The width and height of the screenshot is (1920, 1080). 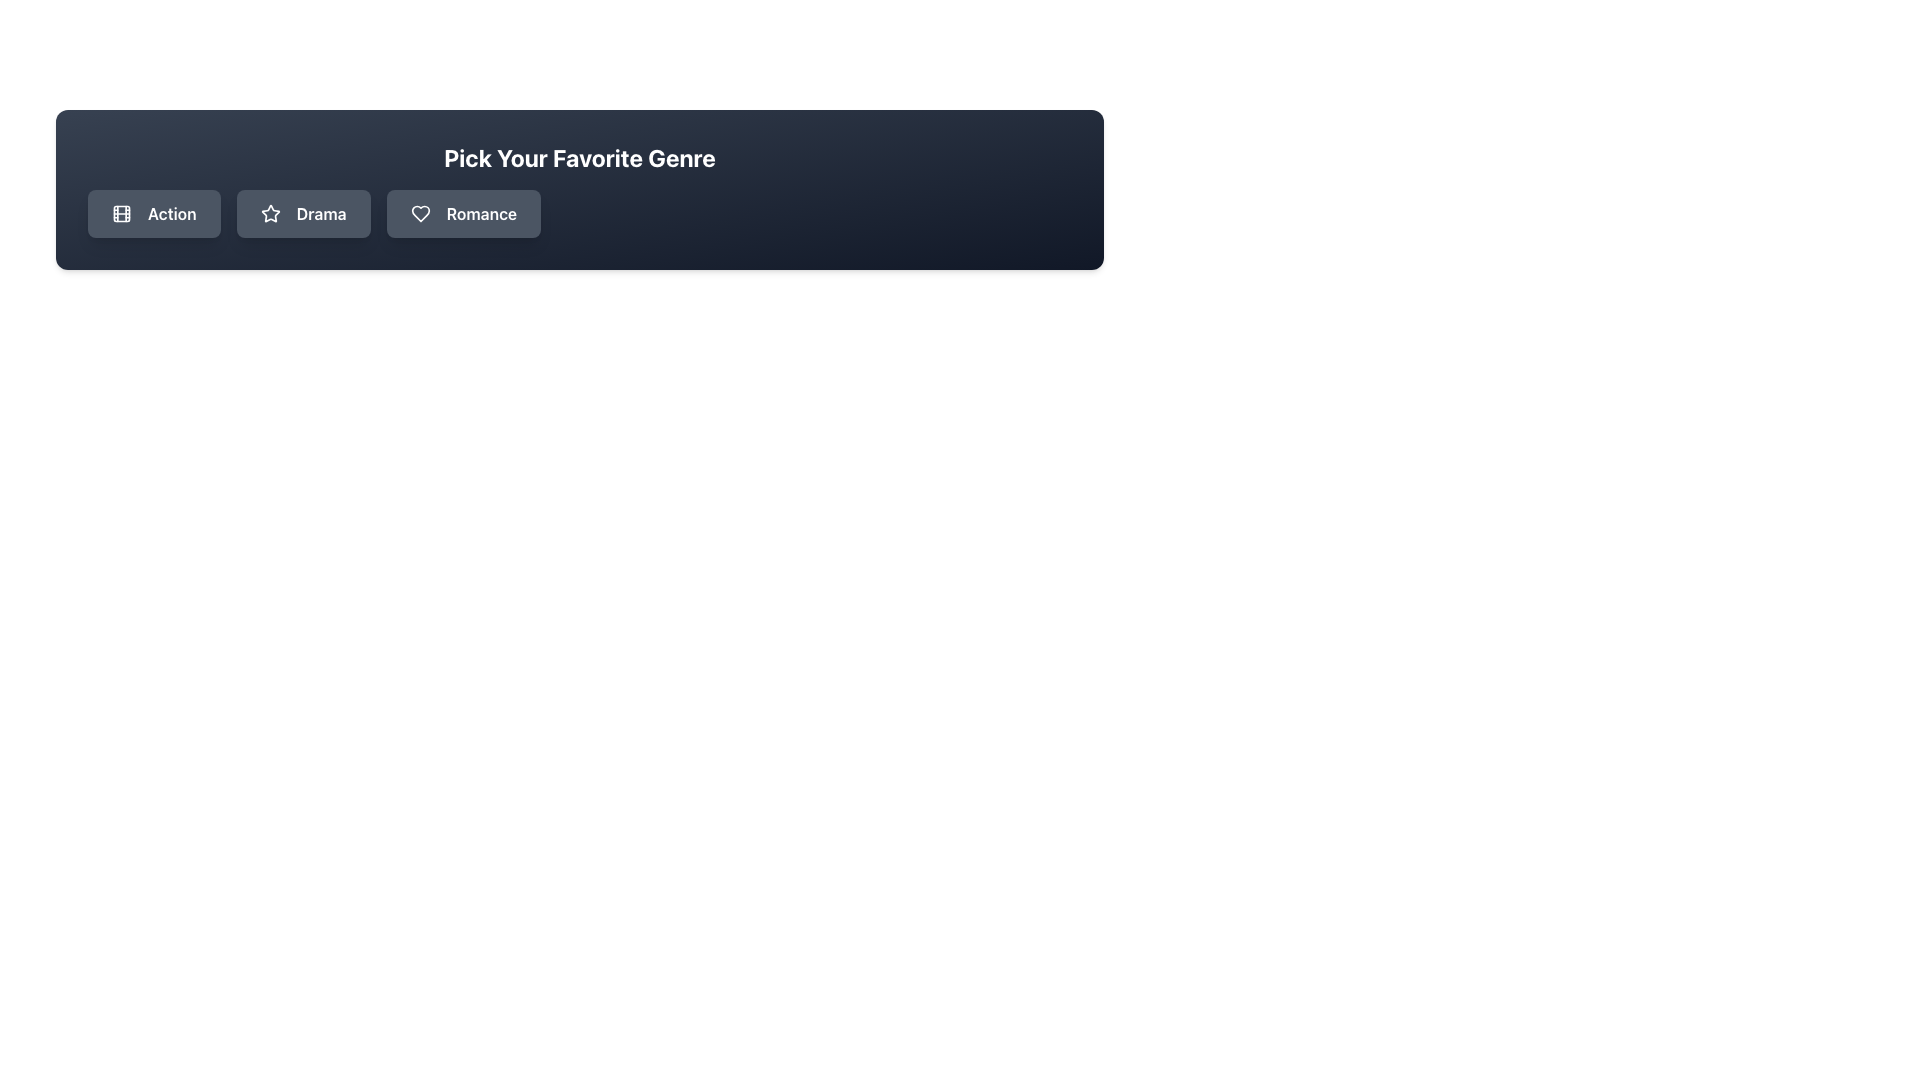 I want to click on the first button labeled 'Action' in the 'Pick Your Favorite Genre' grouping, so click(x=152, y=213).